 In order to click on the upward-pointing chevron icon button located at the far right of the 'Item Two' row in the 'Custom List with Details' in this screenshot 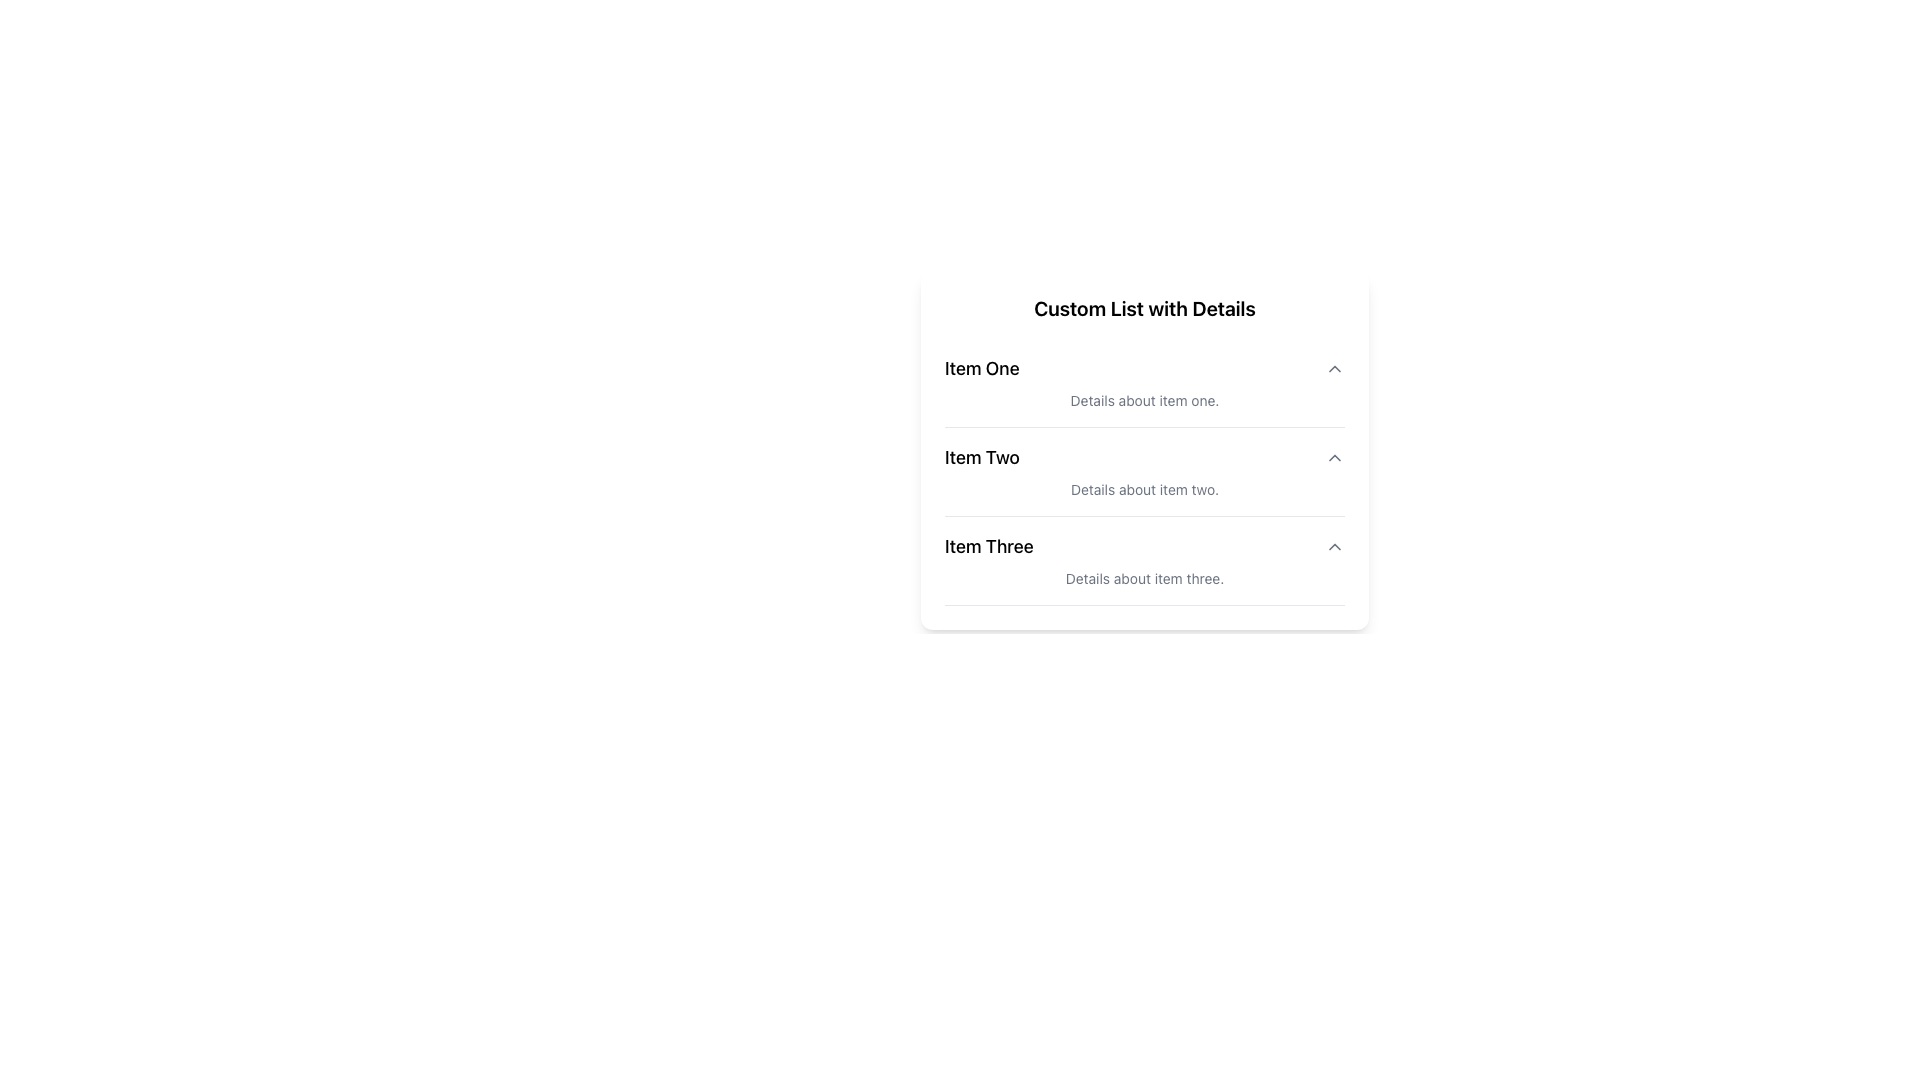, I will do `click(1334, 458)`.